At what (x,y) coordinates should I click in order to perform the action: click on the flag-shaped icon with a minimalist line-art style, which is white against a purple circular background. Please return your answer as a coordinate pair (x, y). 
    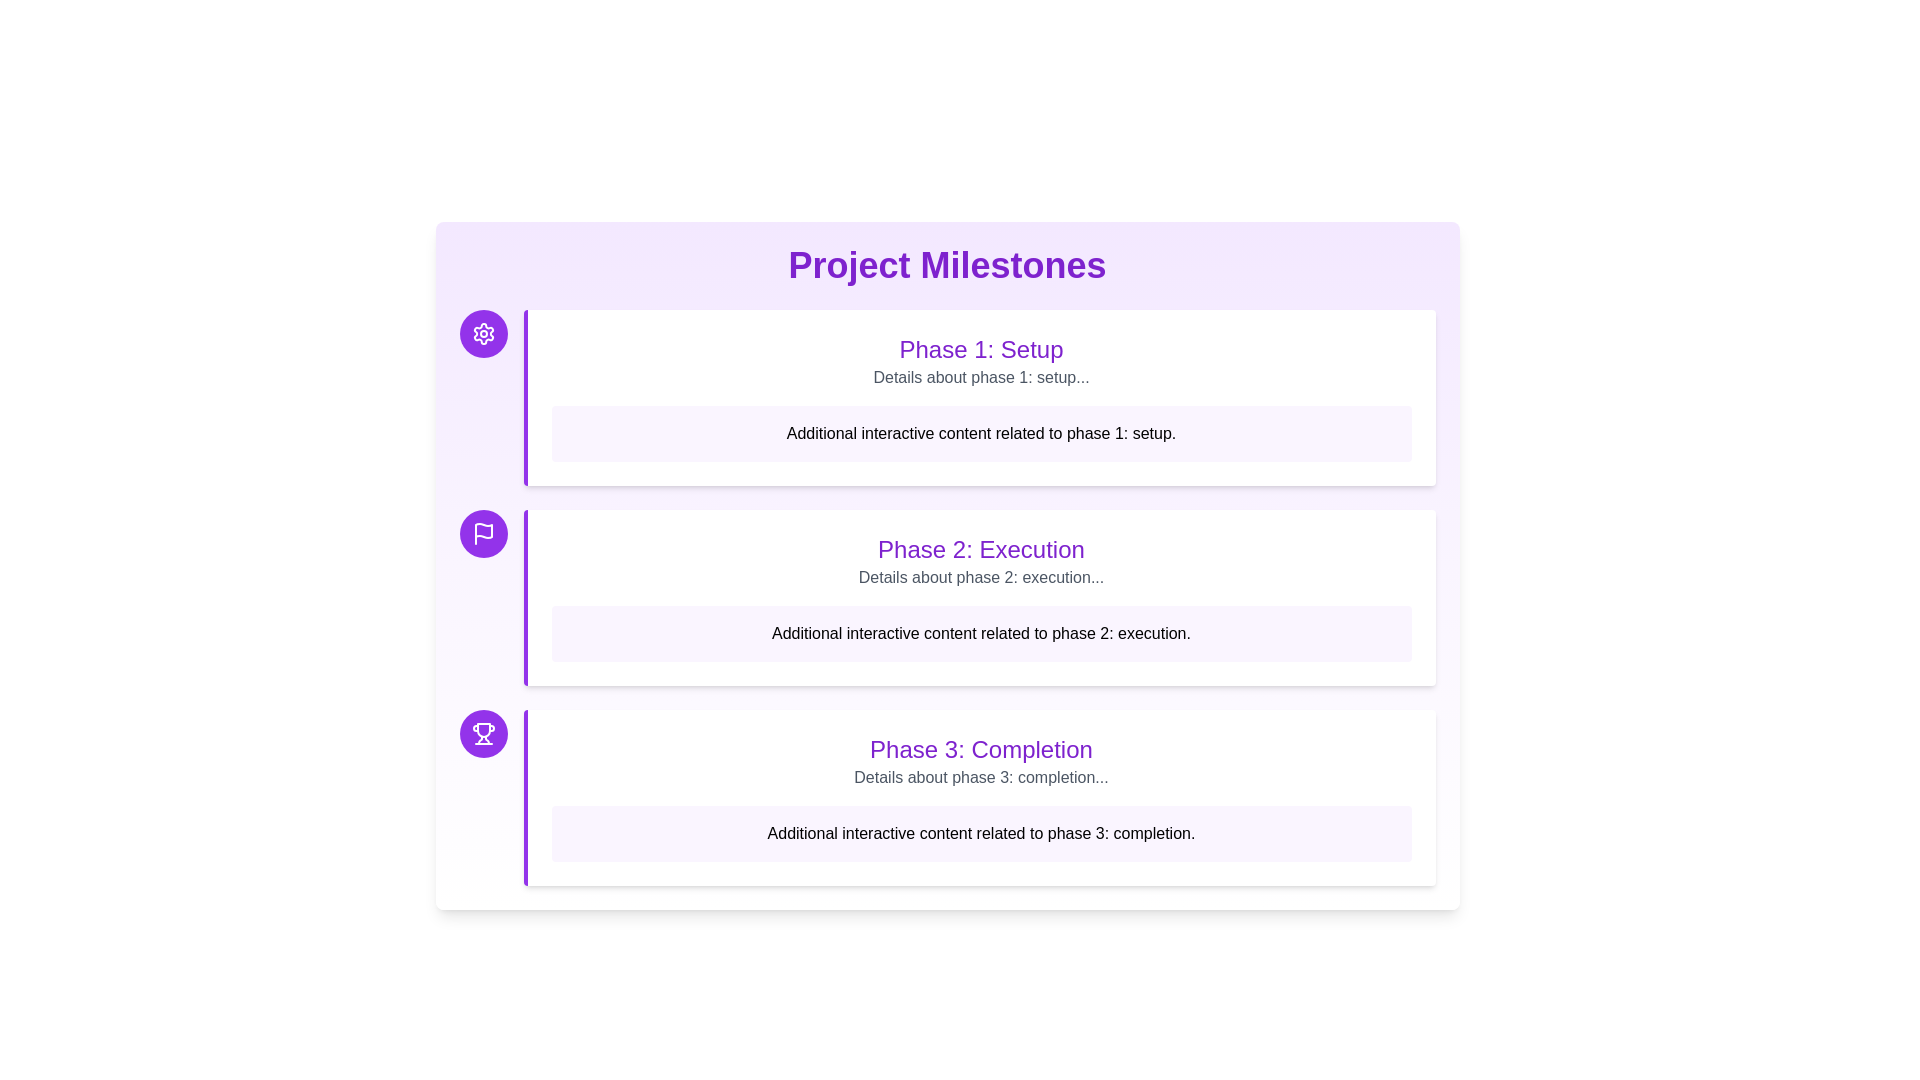
    Looking at the image, I should click on (483, 532).